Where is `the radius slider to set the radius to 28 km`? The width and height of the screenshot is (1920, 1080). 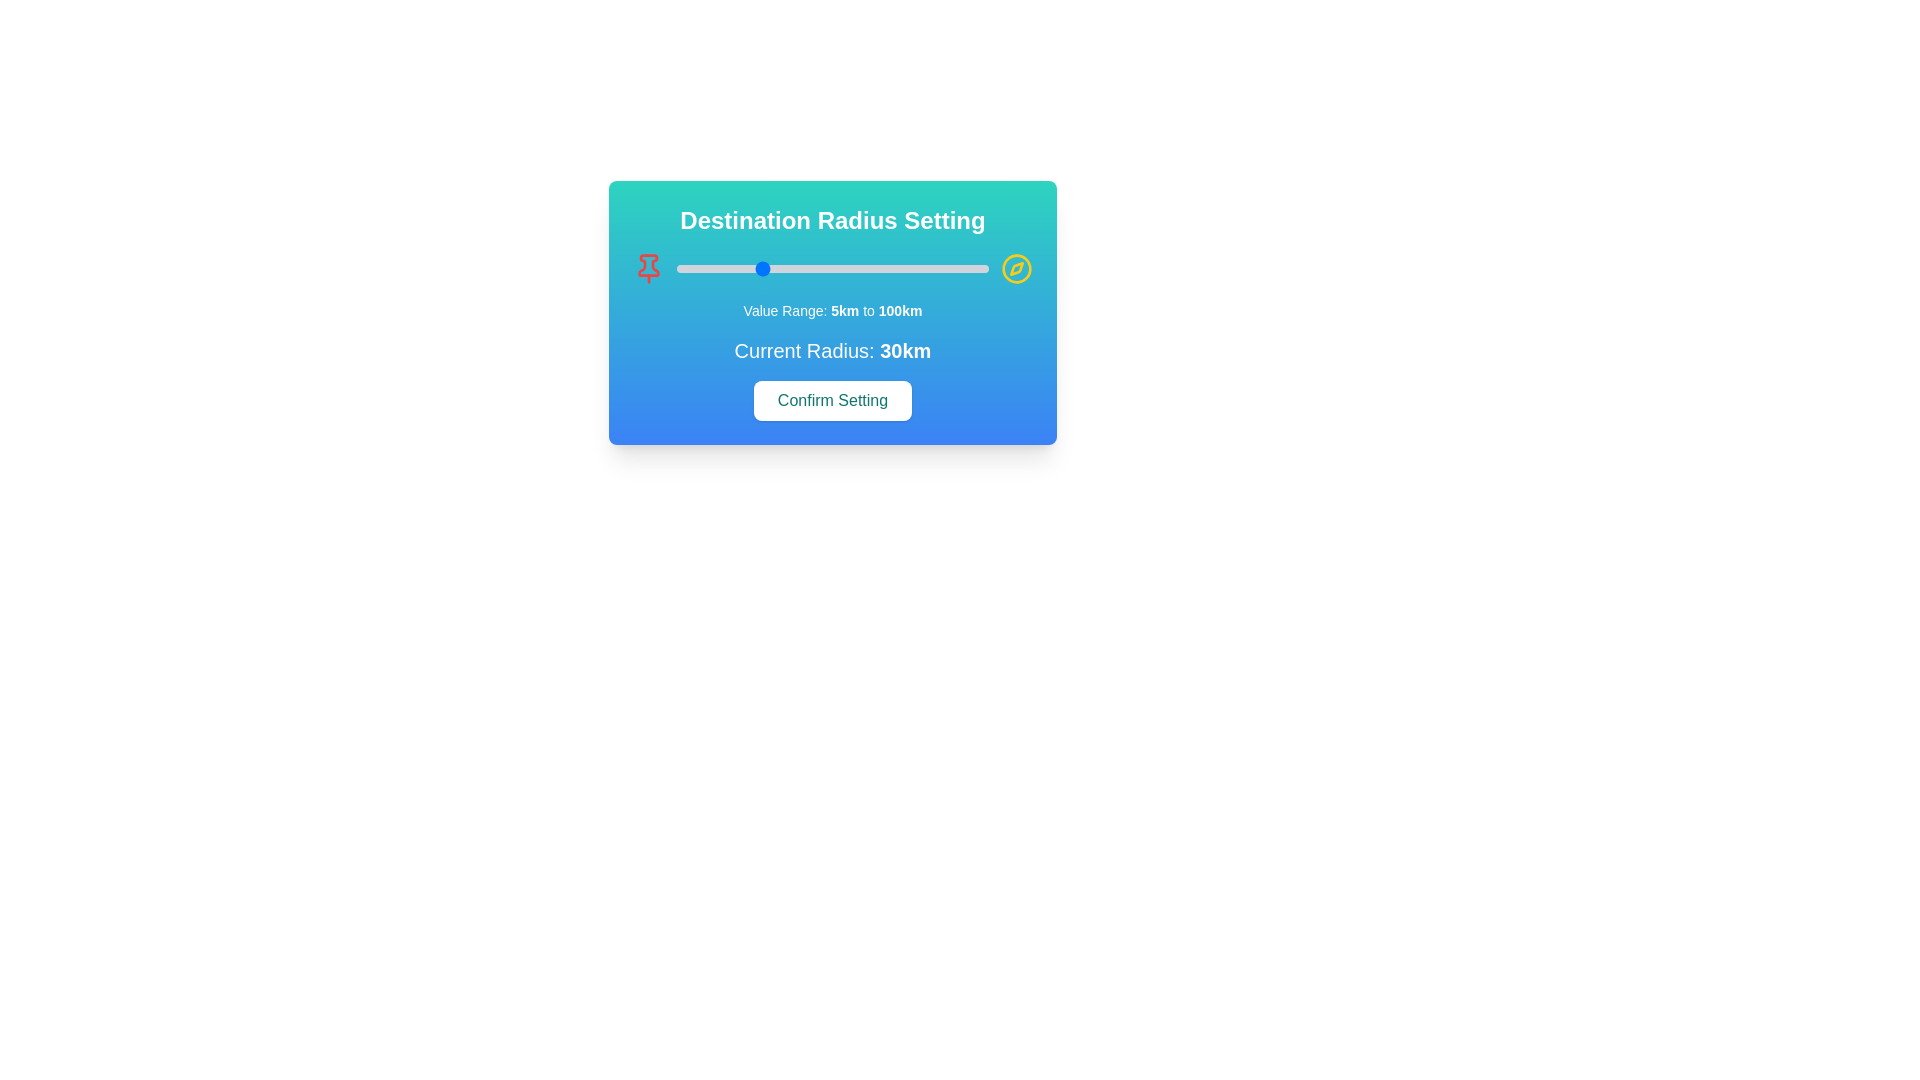
the radius slider to set the radius to 28 km is located at coordinates (751, 268).